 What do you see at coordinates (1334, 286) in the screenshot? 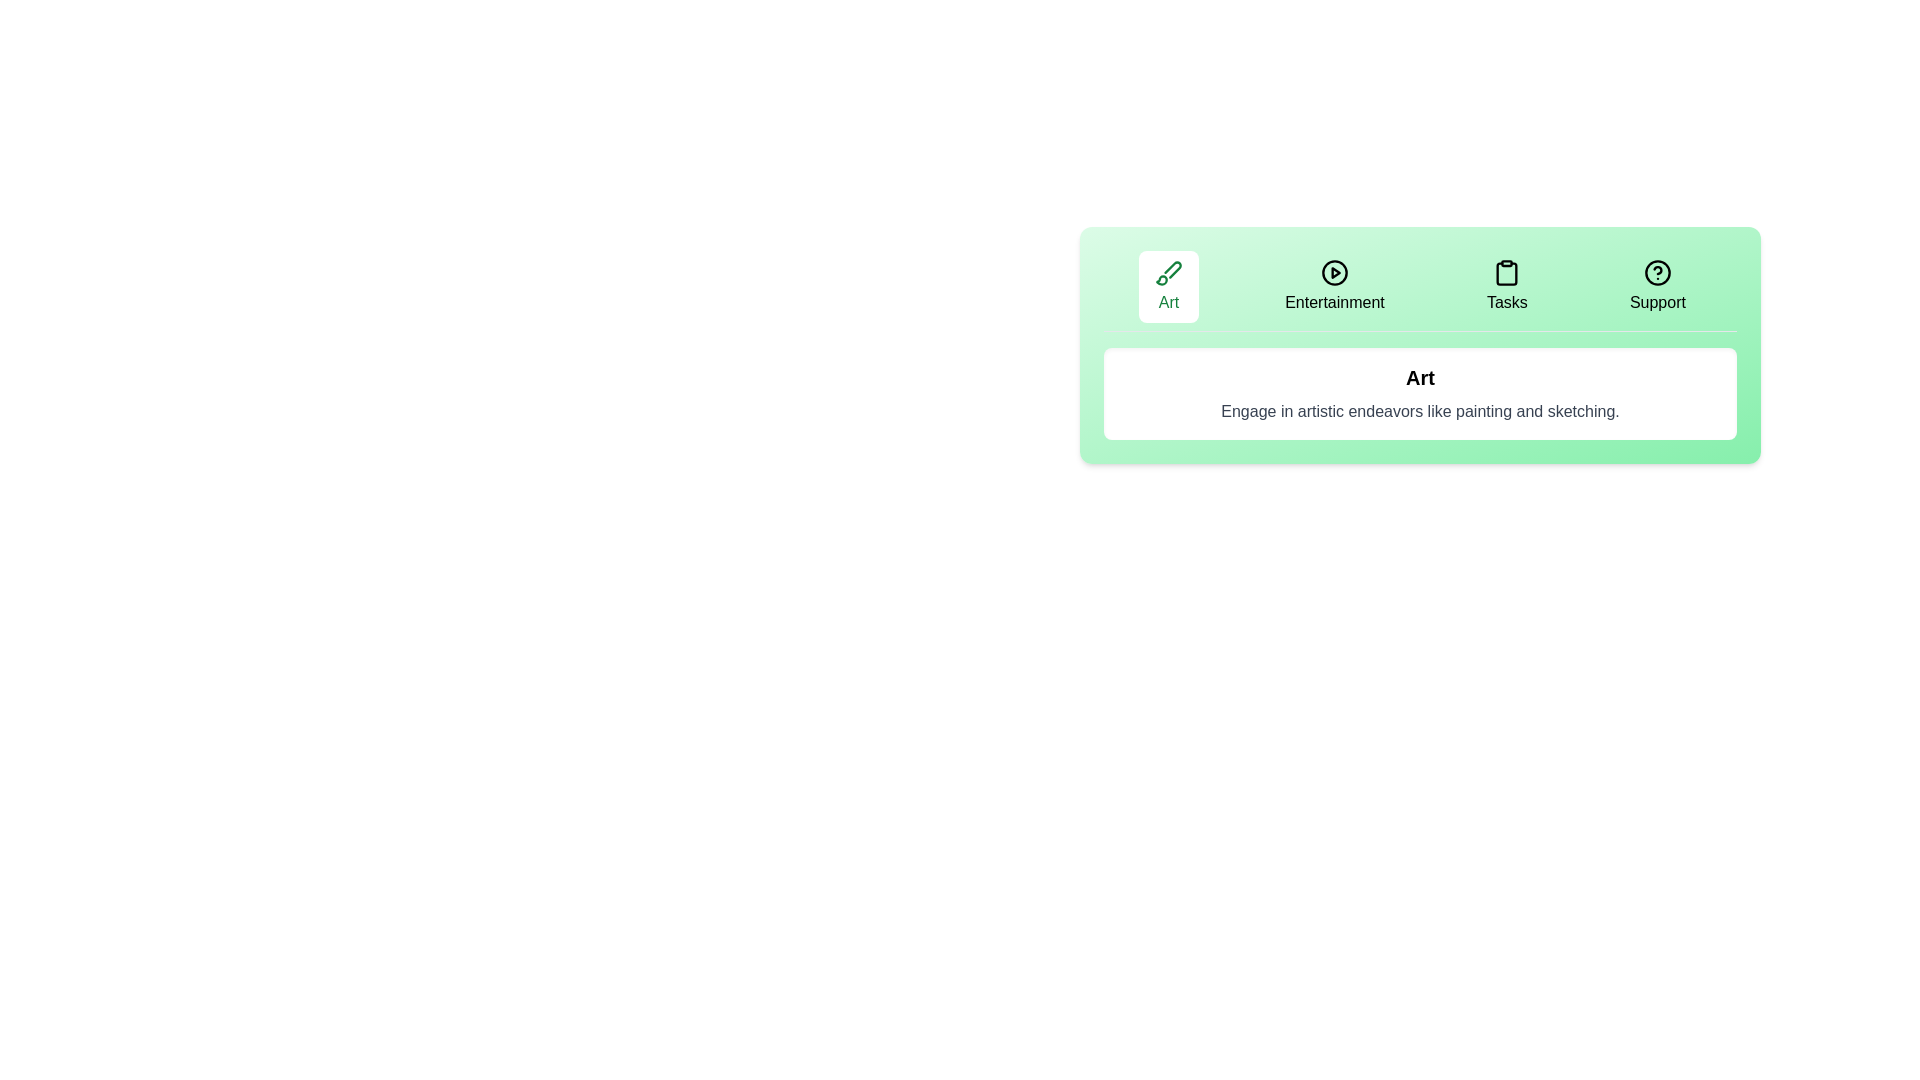
I see `the 'Entertainment' button in the navigation bar` at bounding box center [1334, 286].